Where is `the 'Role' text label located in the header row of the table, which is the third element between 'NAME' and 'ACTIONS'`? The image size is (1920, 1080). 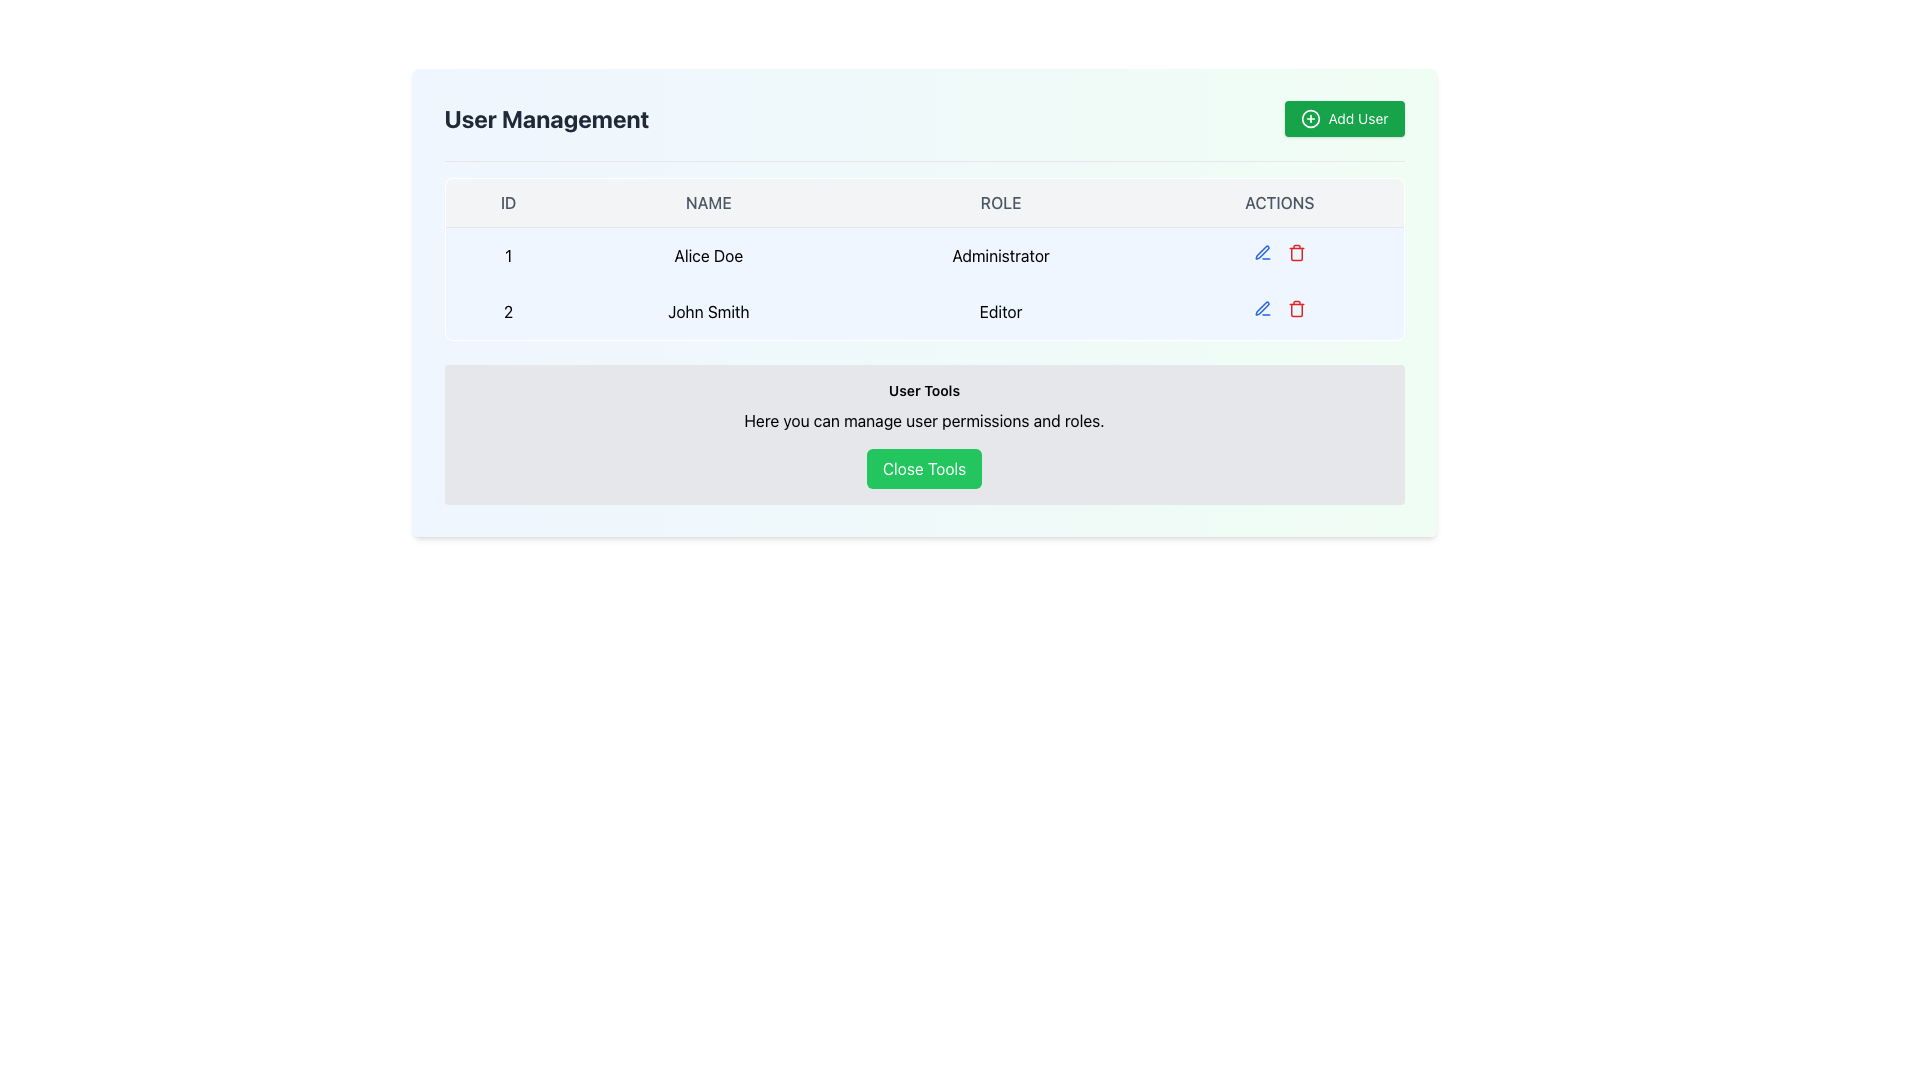 the 'Role' text label located in the header row of the table, which is the third element between 'NAME' and 'ACTIONS' is located at coordinates (1001, 203).